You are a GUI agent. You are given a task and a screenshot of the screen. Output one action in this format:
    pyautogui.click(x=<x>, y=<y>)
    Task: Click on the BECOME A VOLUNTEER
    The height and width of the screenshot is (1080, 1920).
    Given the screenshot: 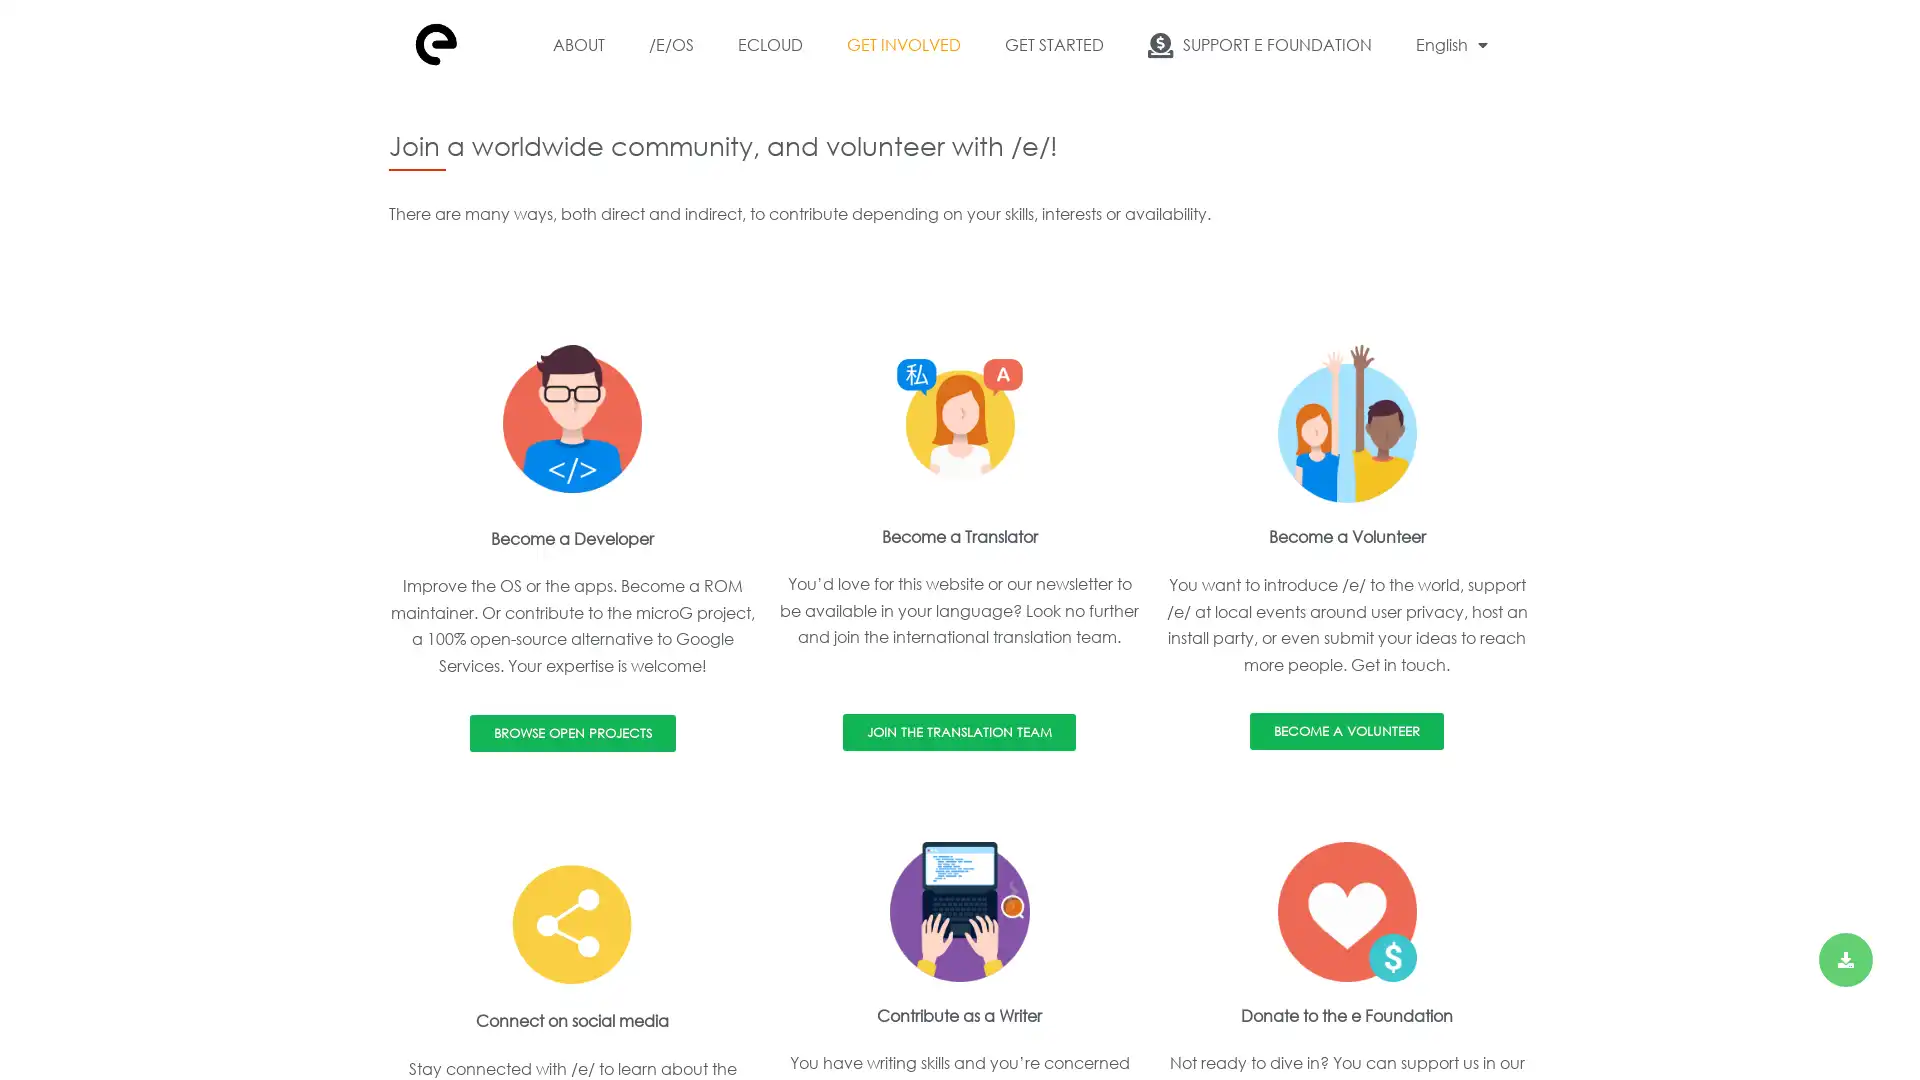 What is the action you would take?
    pyautogui.click(x=1347, y=731)
    